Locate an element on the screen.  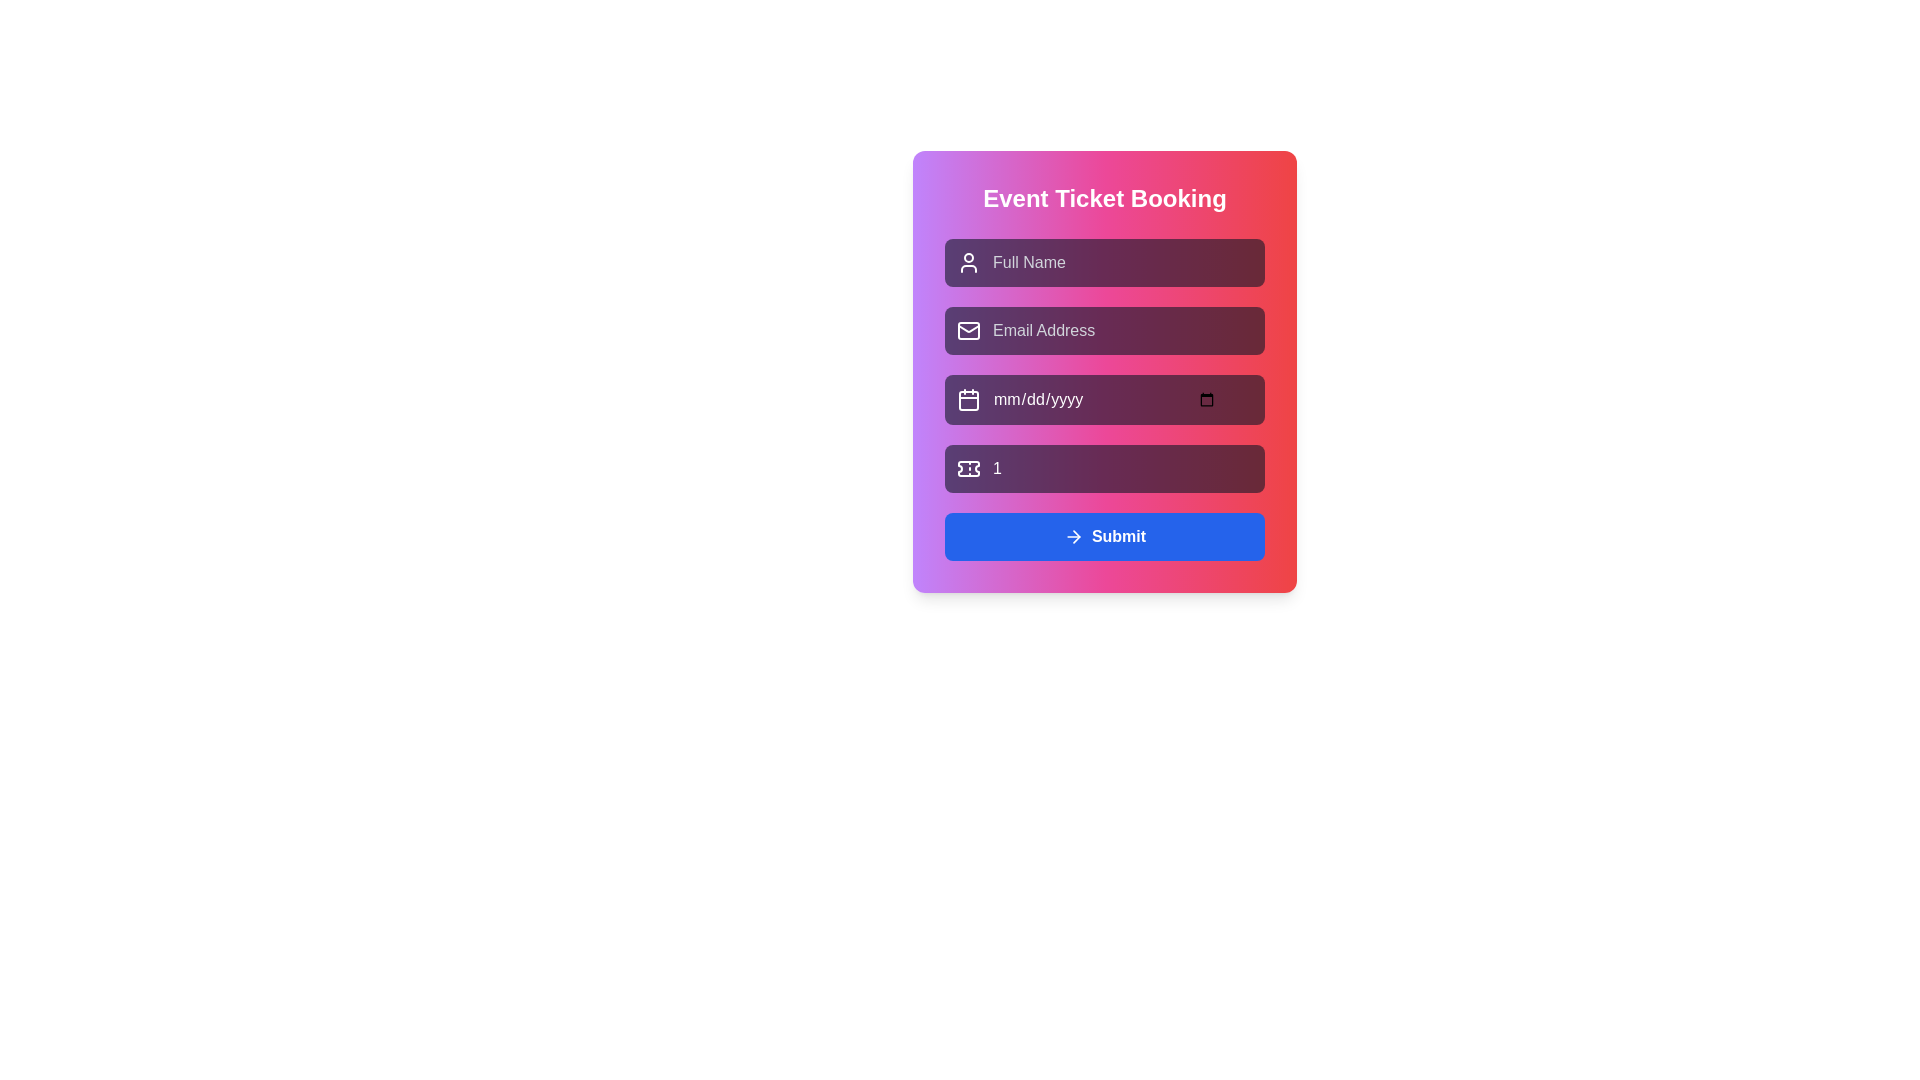
the SVG rectangle that visually represents the email icon, which is part of the second input field in the 'Event Ticket Booking' form is located at coordinates (969, 330).